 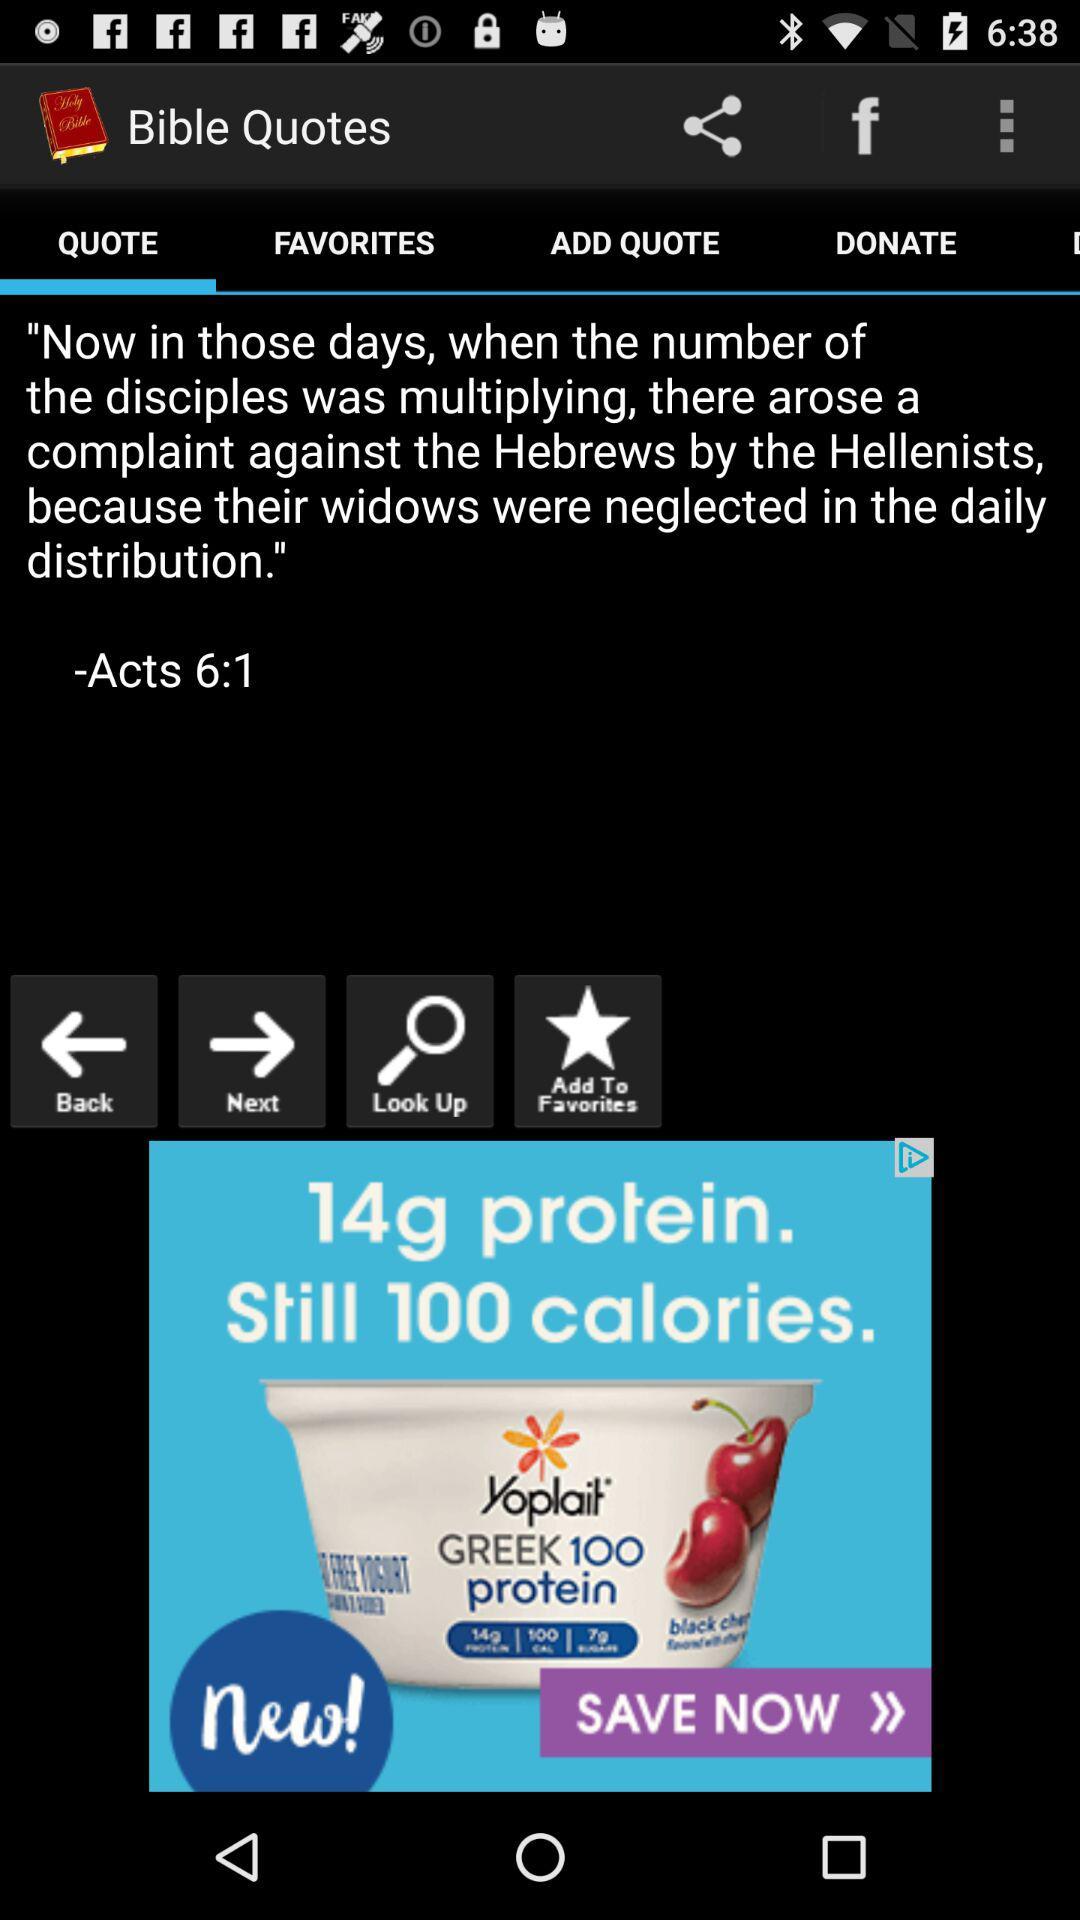 What do you see at coordinates (250, 1050) in the screenshot?
I see `go next` at bounding box center [250, 1050].